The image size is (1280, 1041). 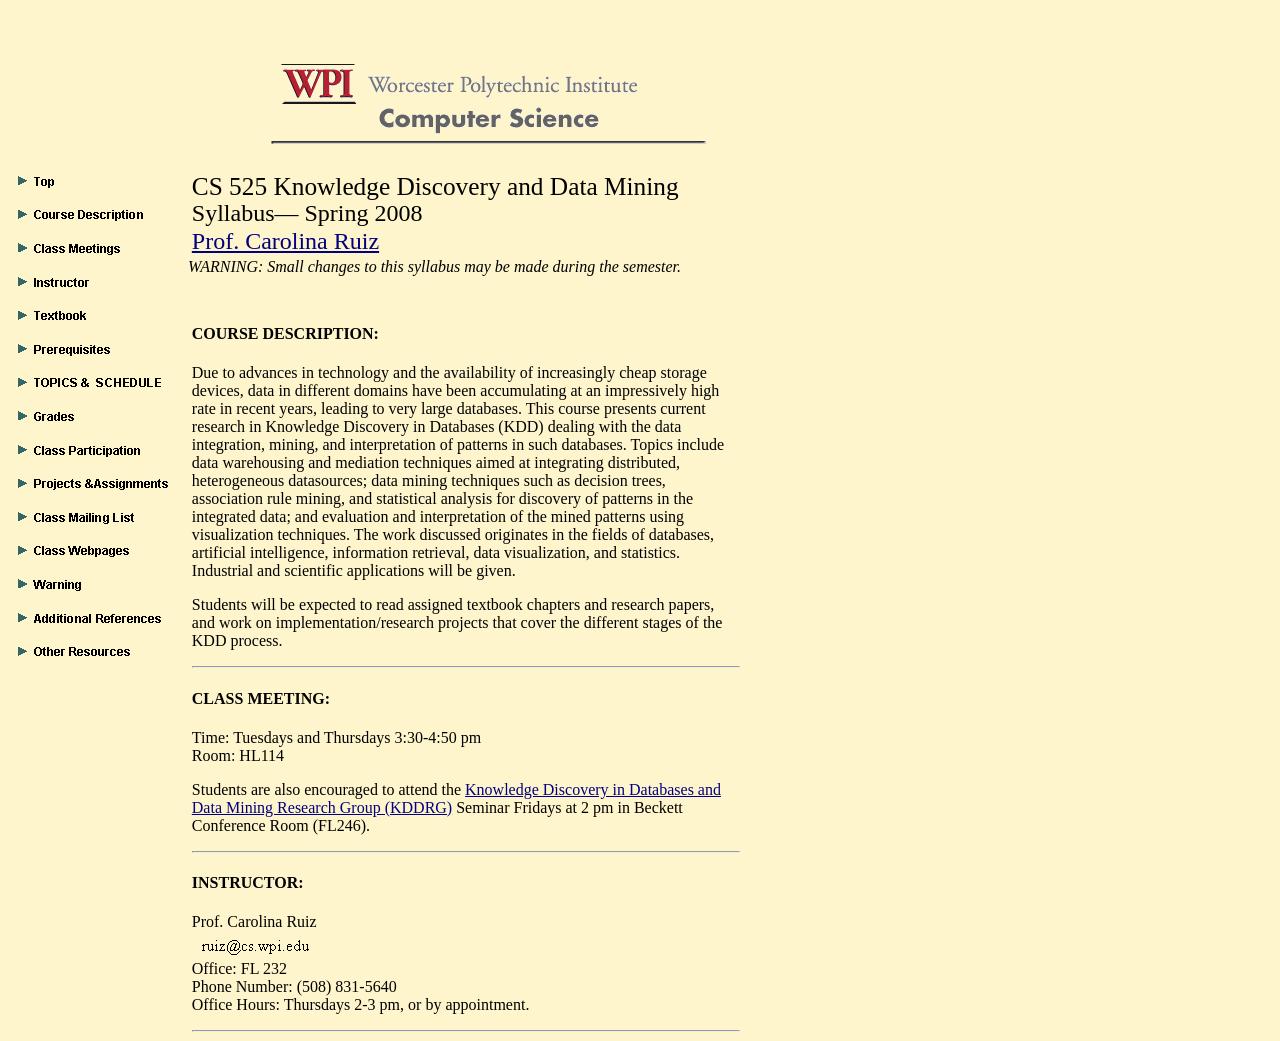 I want to click on 'COURSE DESCRIPTION:', so click(x=283, y=333).